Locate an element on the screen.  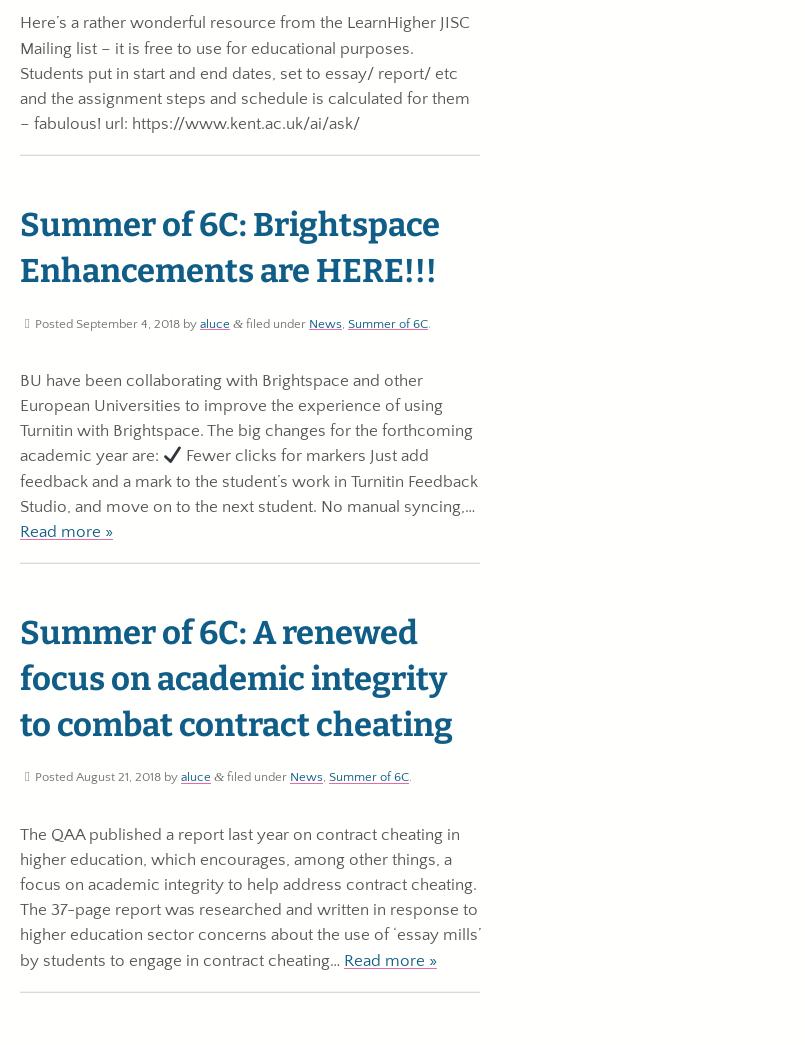
'BU have been collaborating with Brightspace and other European Universities to improve the experience of using Turnitin with Brightspace. The big changes for the forthcoming academic year are:' is located at coordinates (246, 418).